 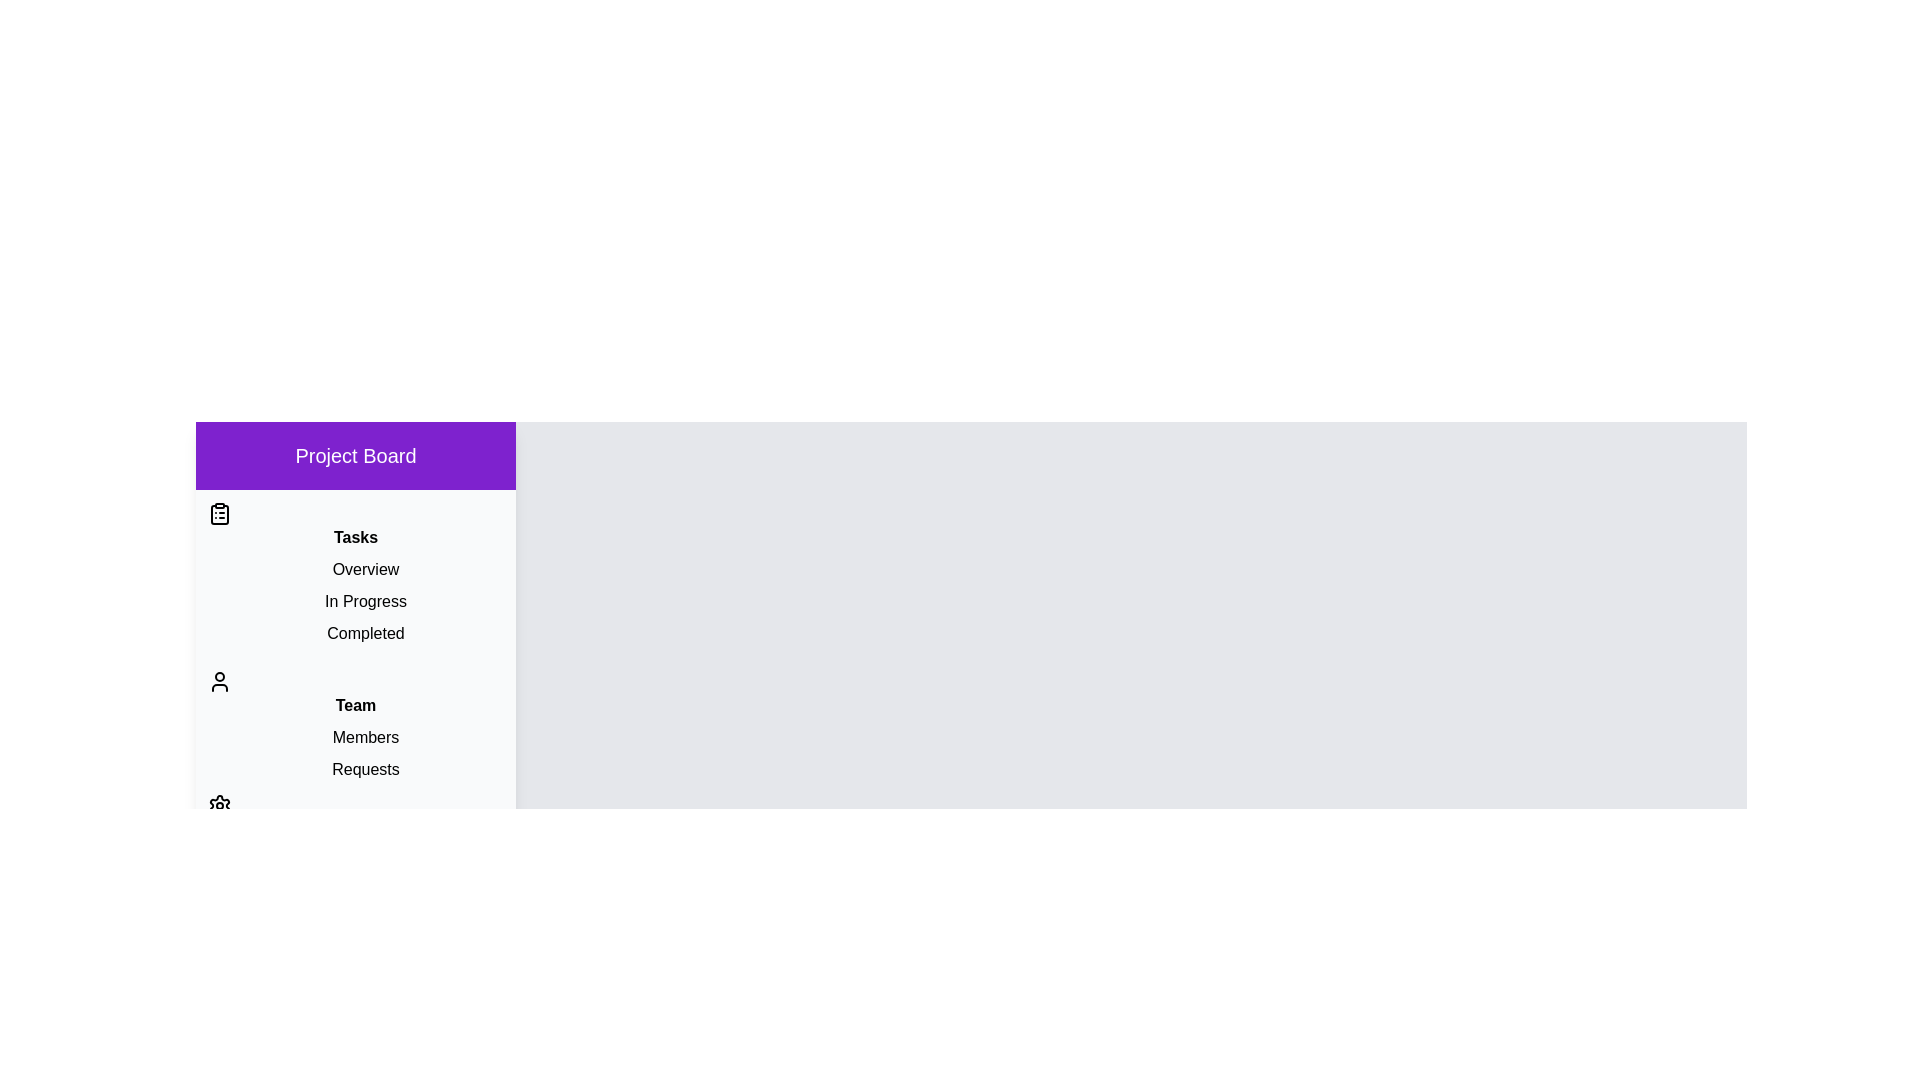 What do you see at coordinates (355, 570) in the screenshot?
I see `the item Overview in the section Tasks` at bounding box center [355, 570].